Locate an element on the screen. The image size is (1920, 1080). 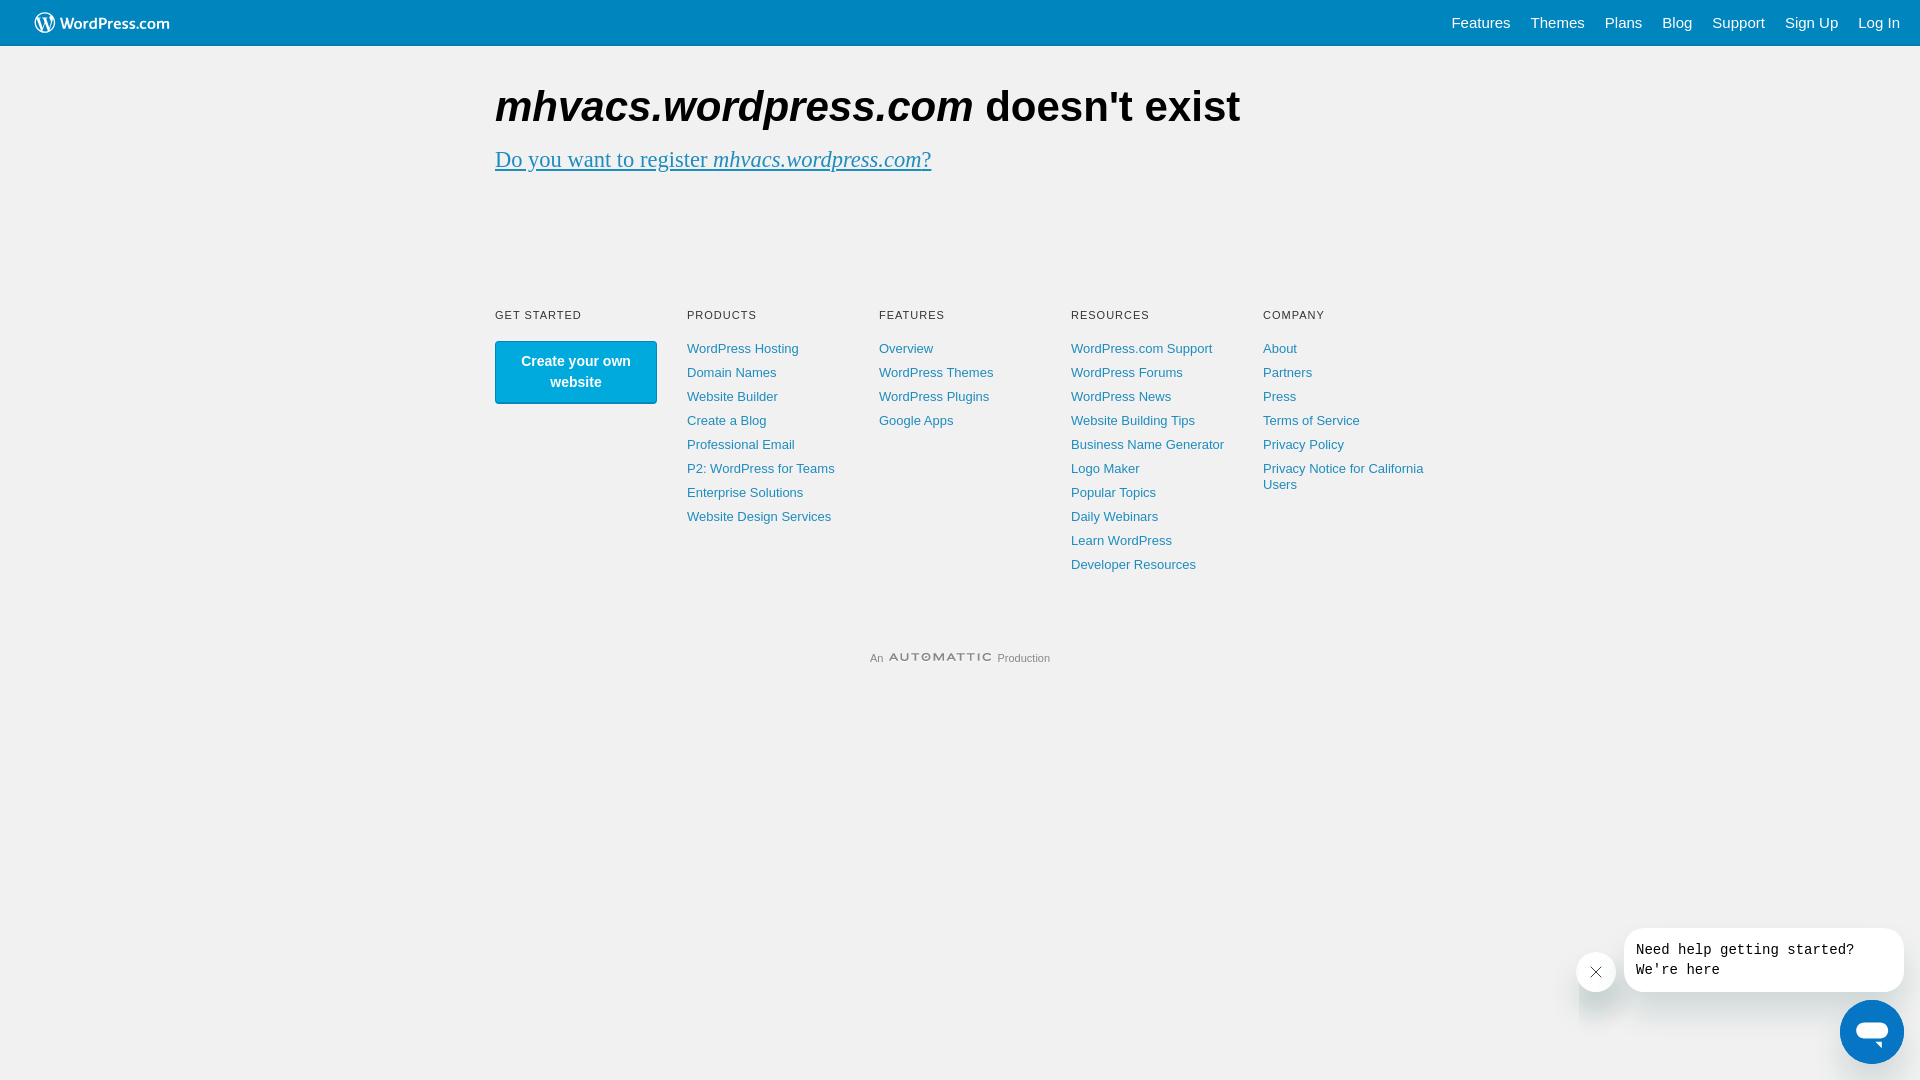
'Close message' is located at coordinates (1595, 971).